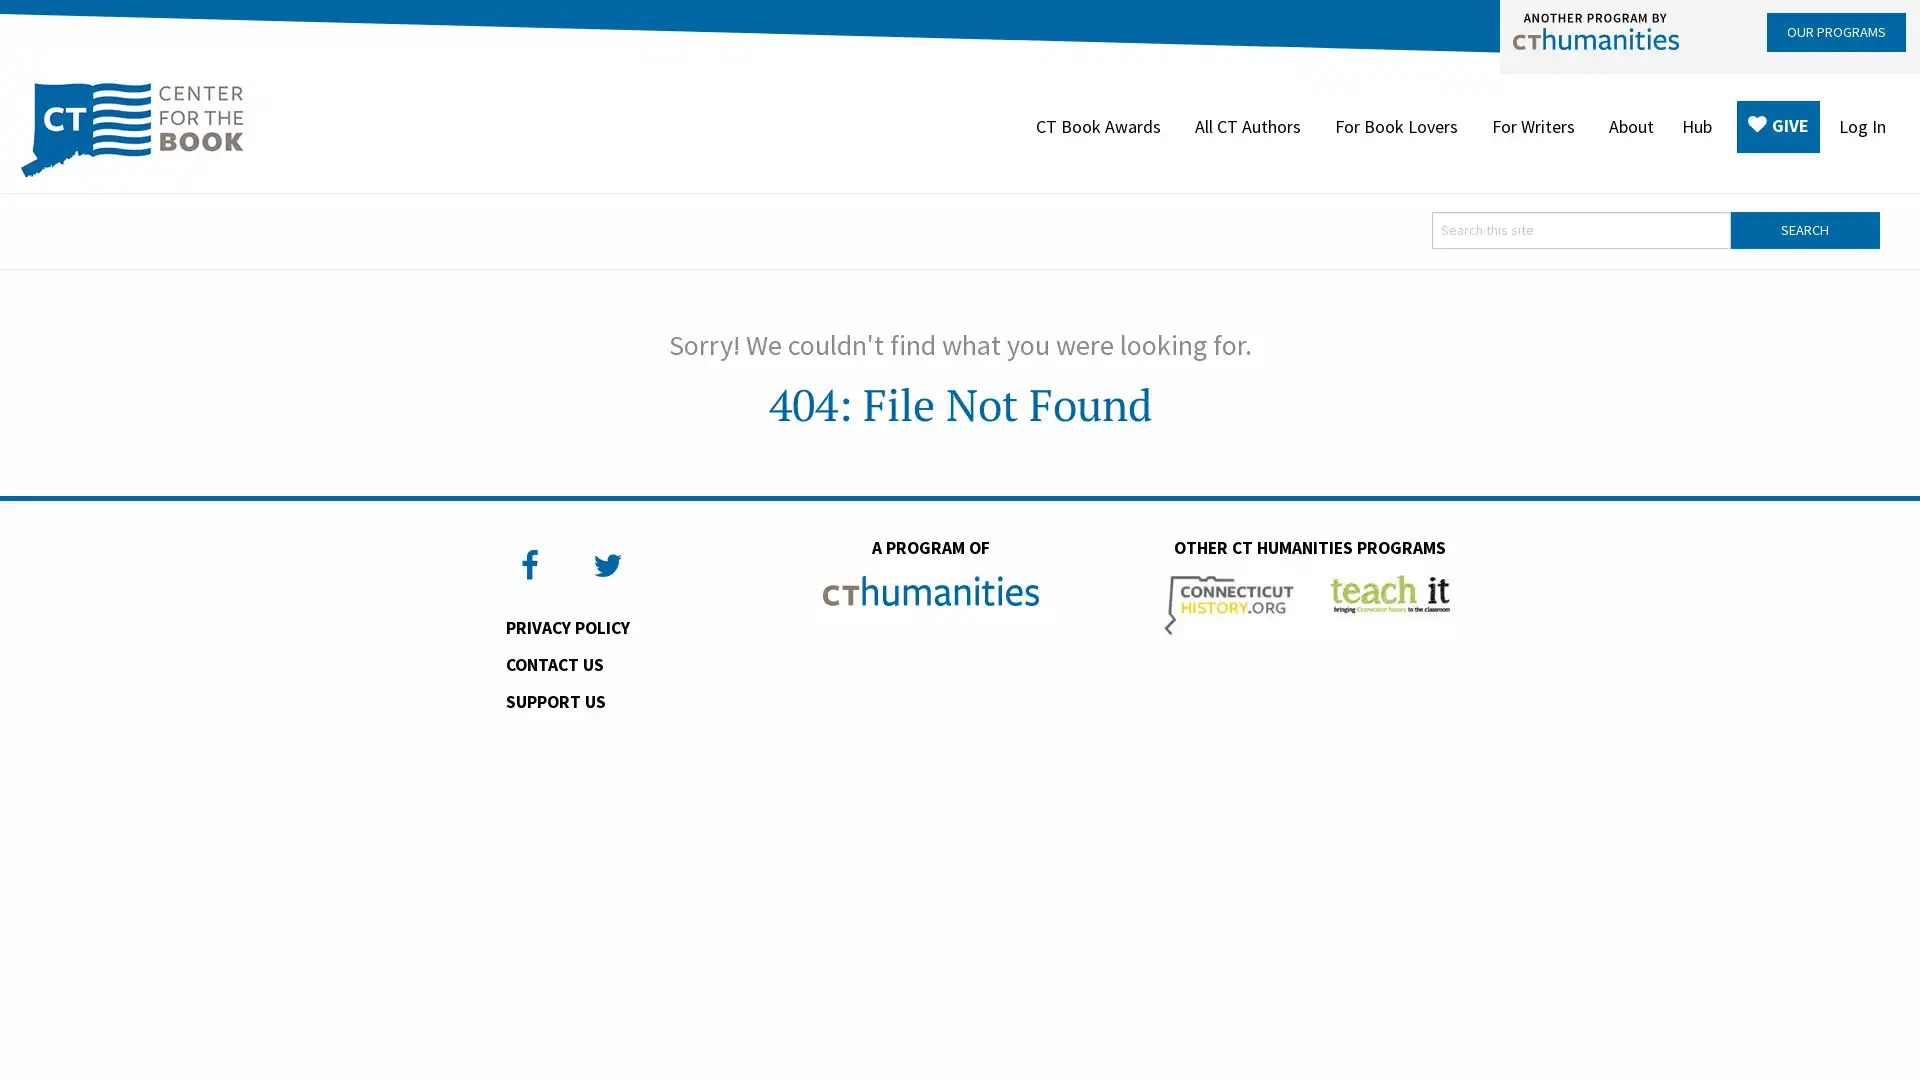 This screenshot has width=1920, height=1080. Describe the element at coordinates (1804, 228) in the screenshot. I see `Search` at that location.